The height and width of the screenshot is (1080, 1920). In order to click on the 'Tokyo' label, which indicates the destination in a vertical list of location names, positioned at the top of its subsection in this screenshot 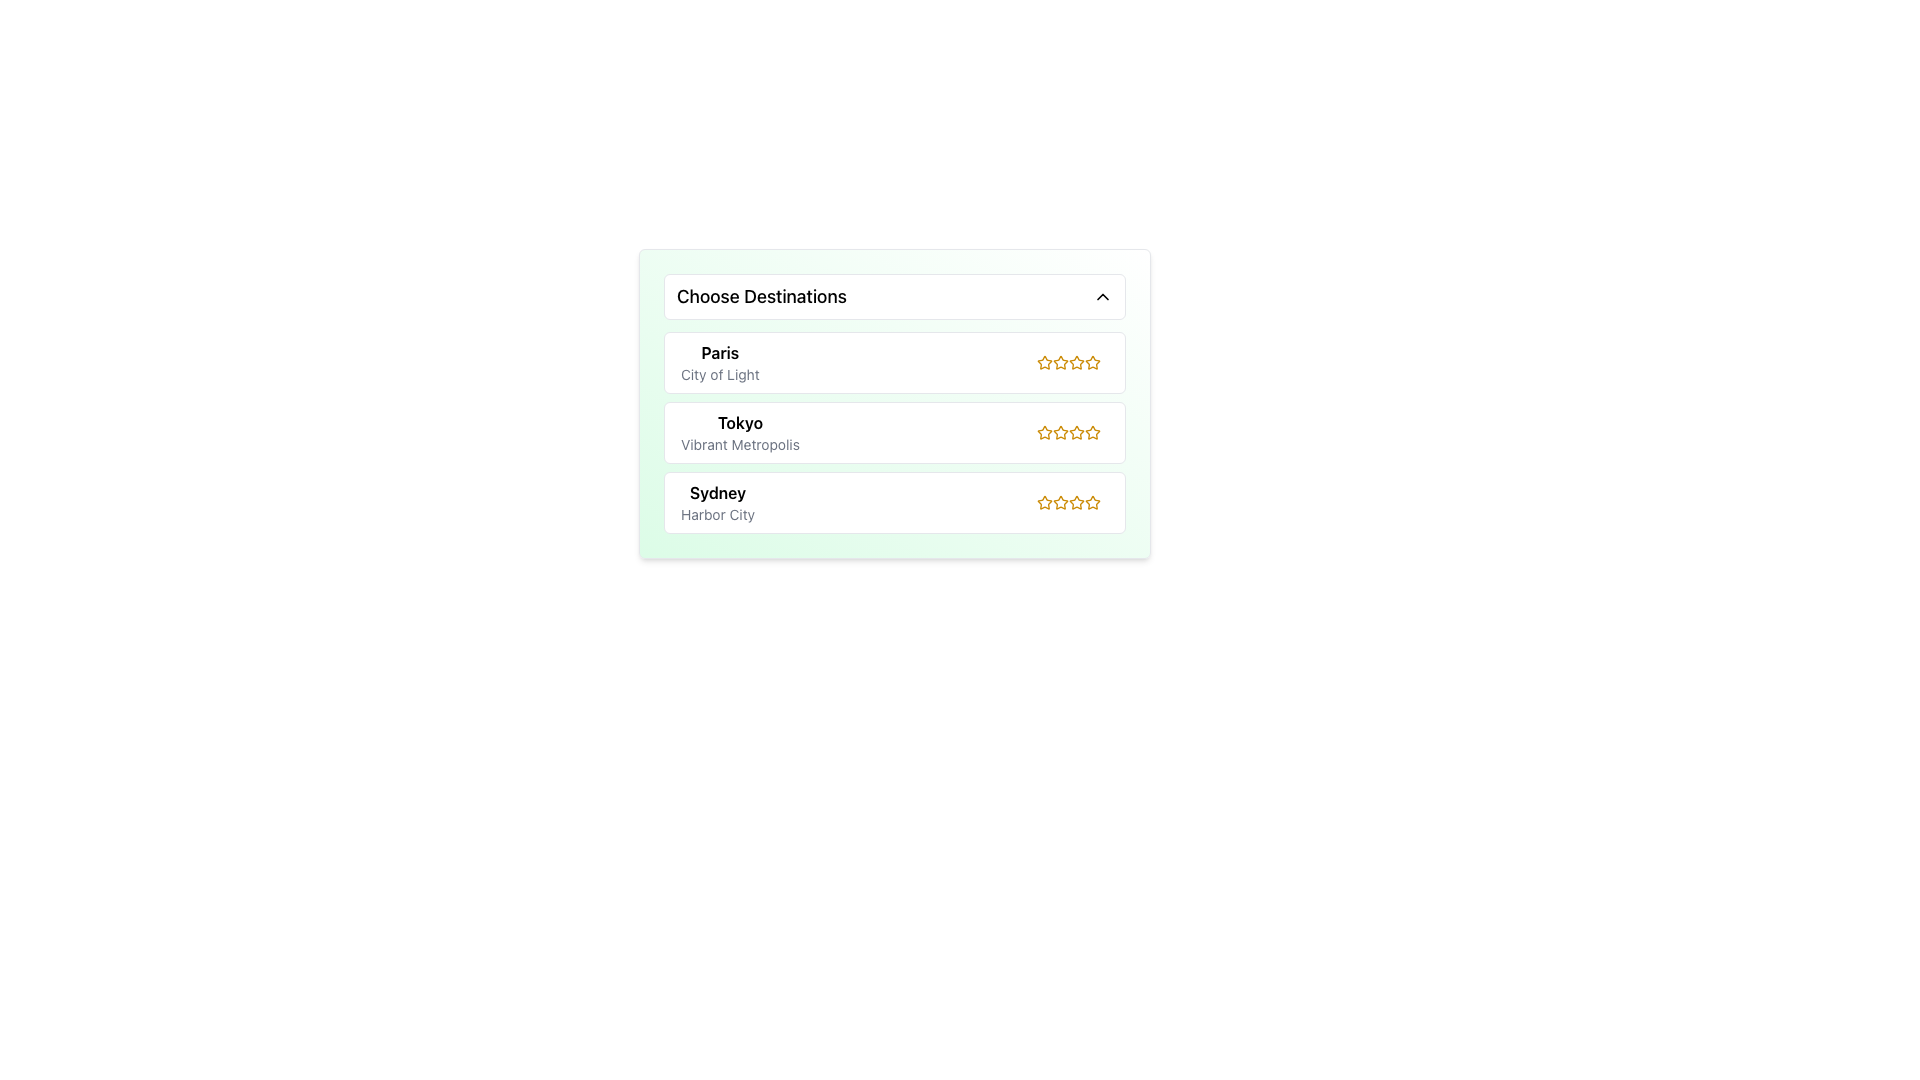, I will do `click(739, 422)`.